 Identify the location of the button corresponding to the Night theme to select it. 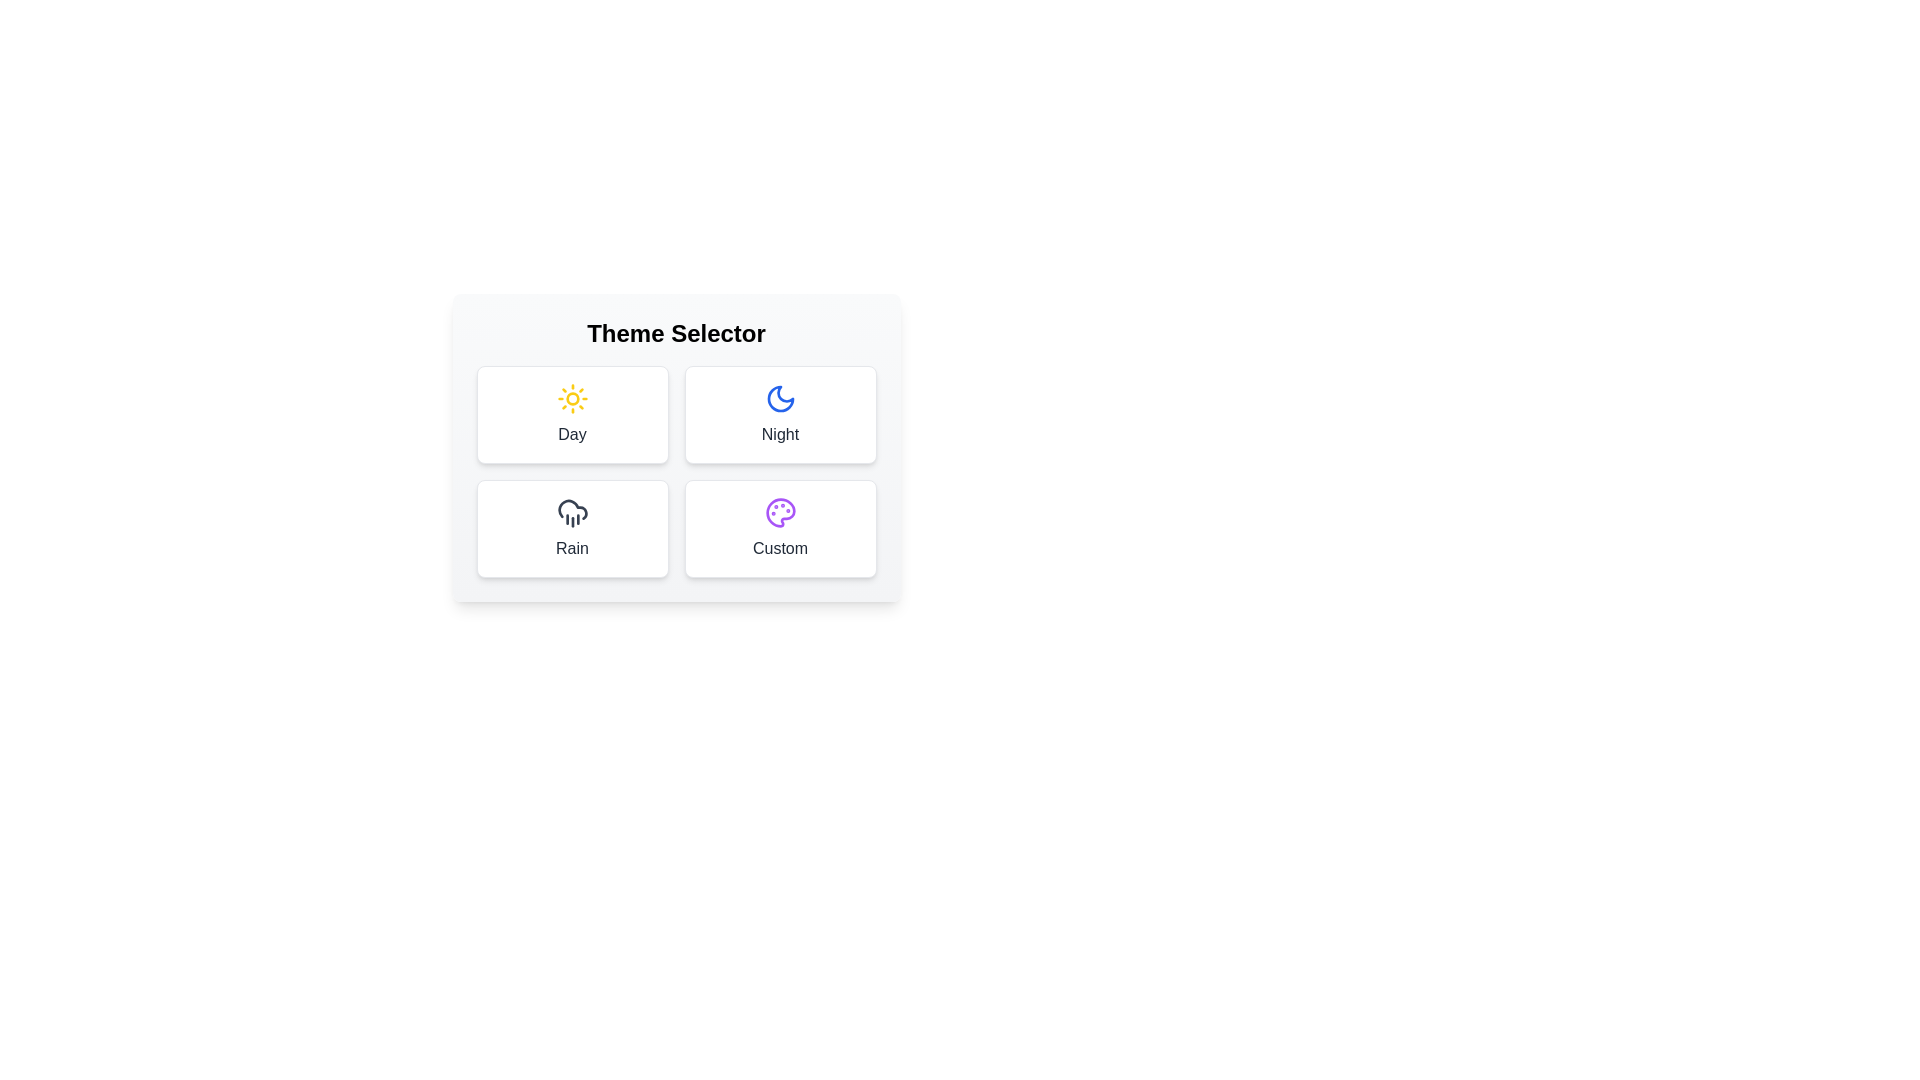
(779, 414).